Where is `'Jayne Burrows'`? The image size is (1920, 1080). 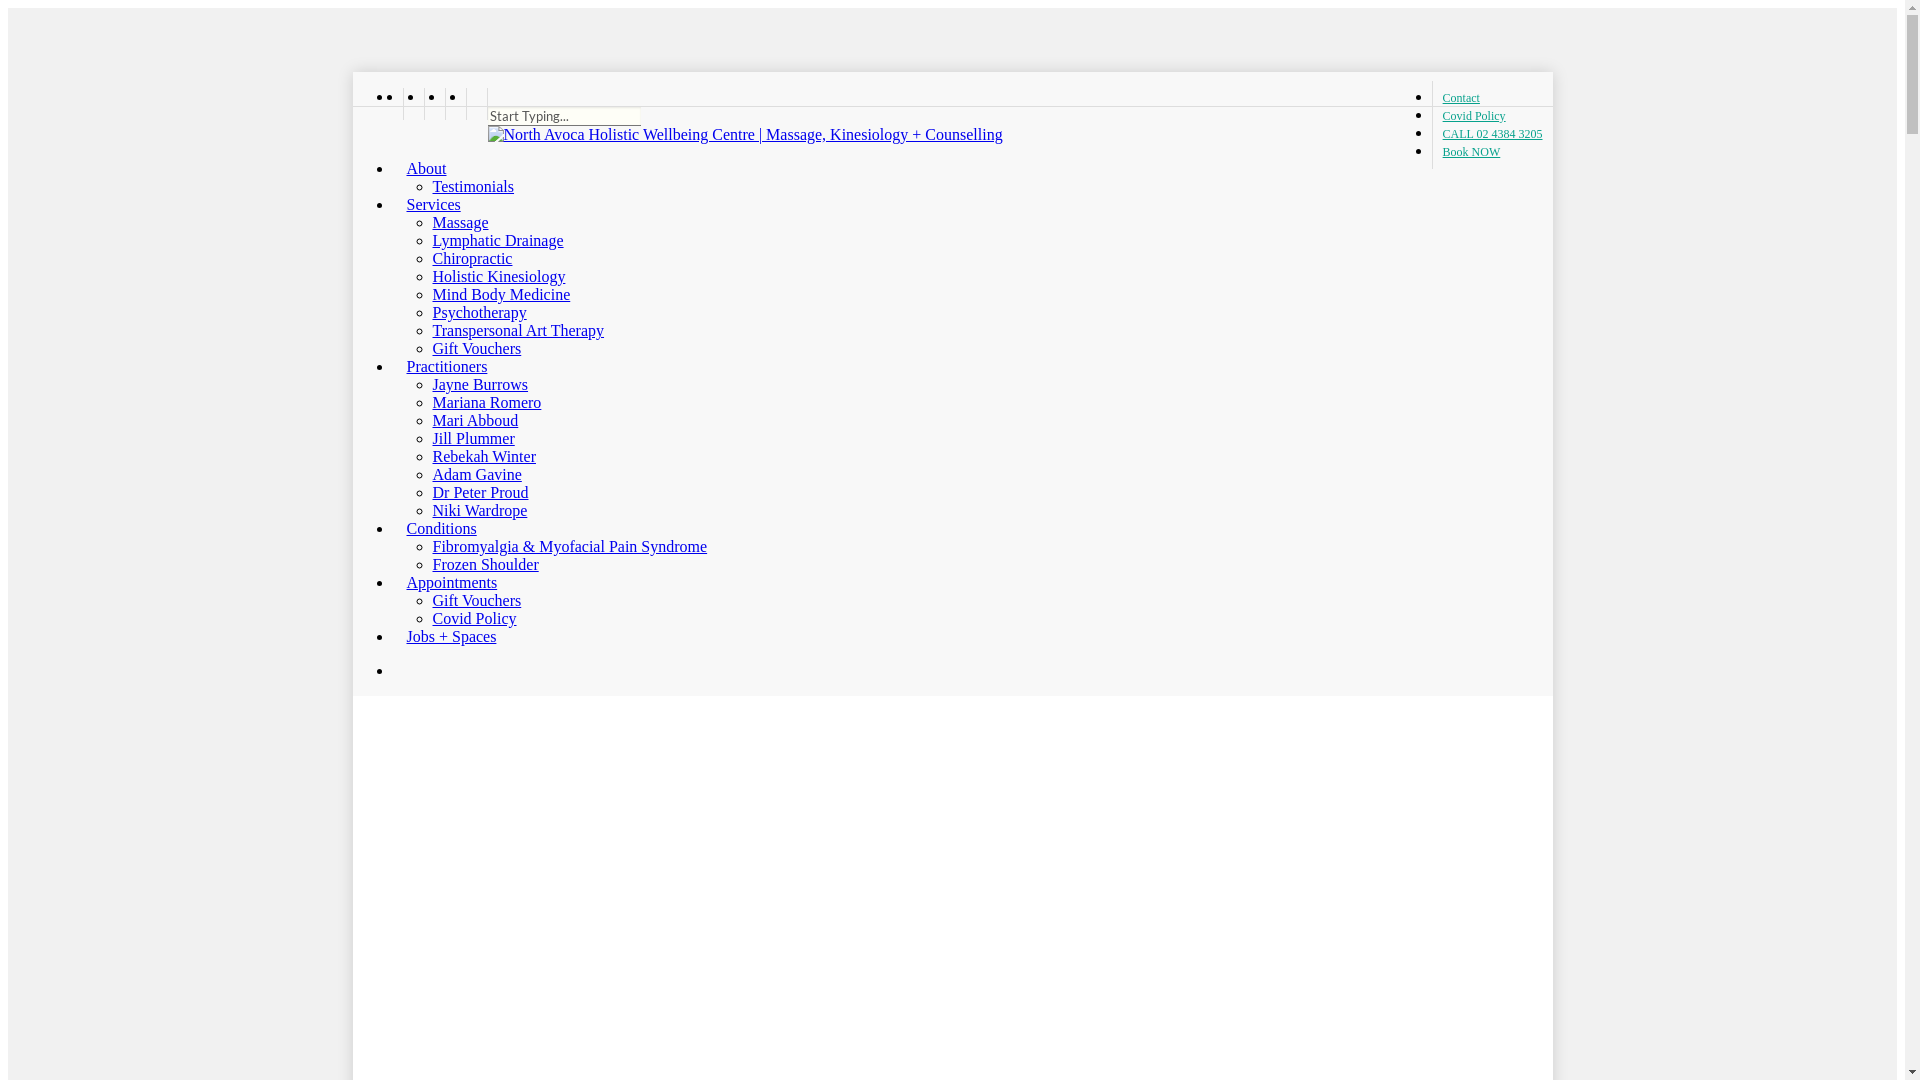 'Jayne Burrows' is located at coordinates (480, 384).